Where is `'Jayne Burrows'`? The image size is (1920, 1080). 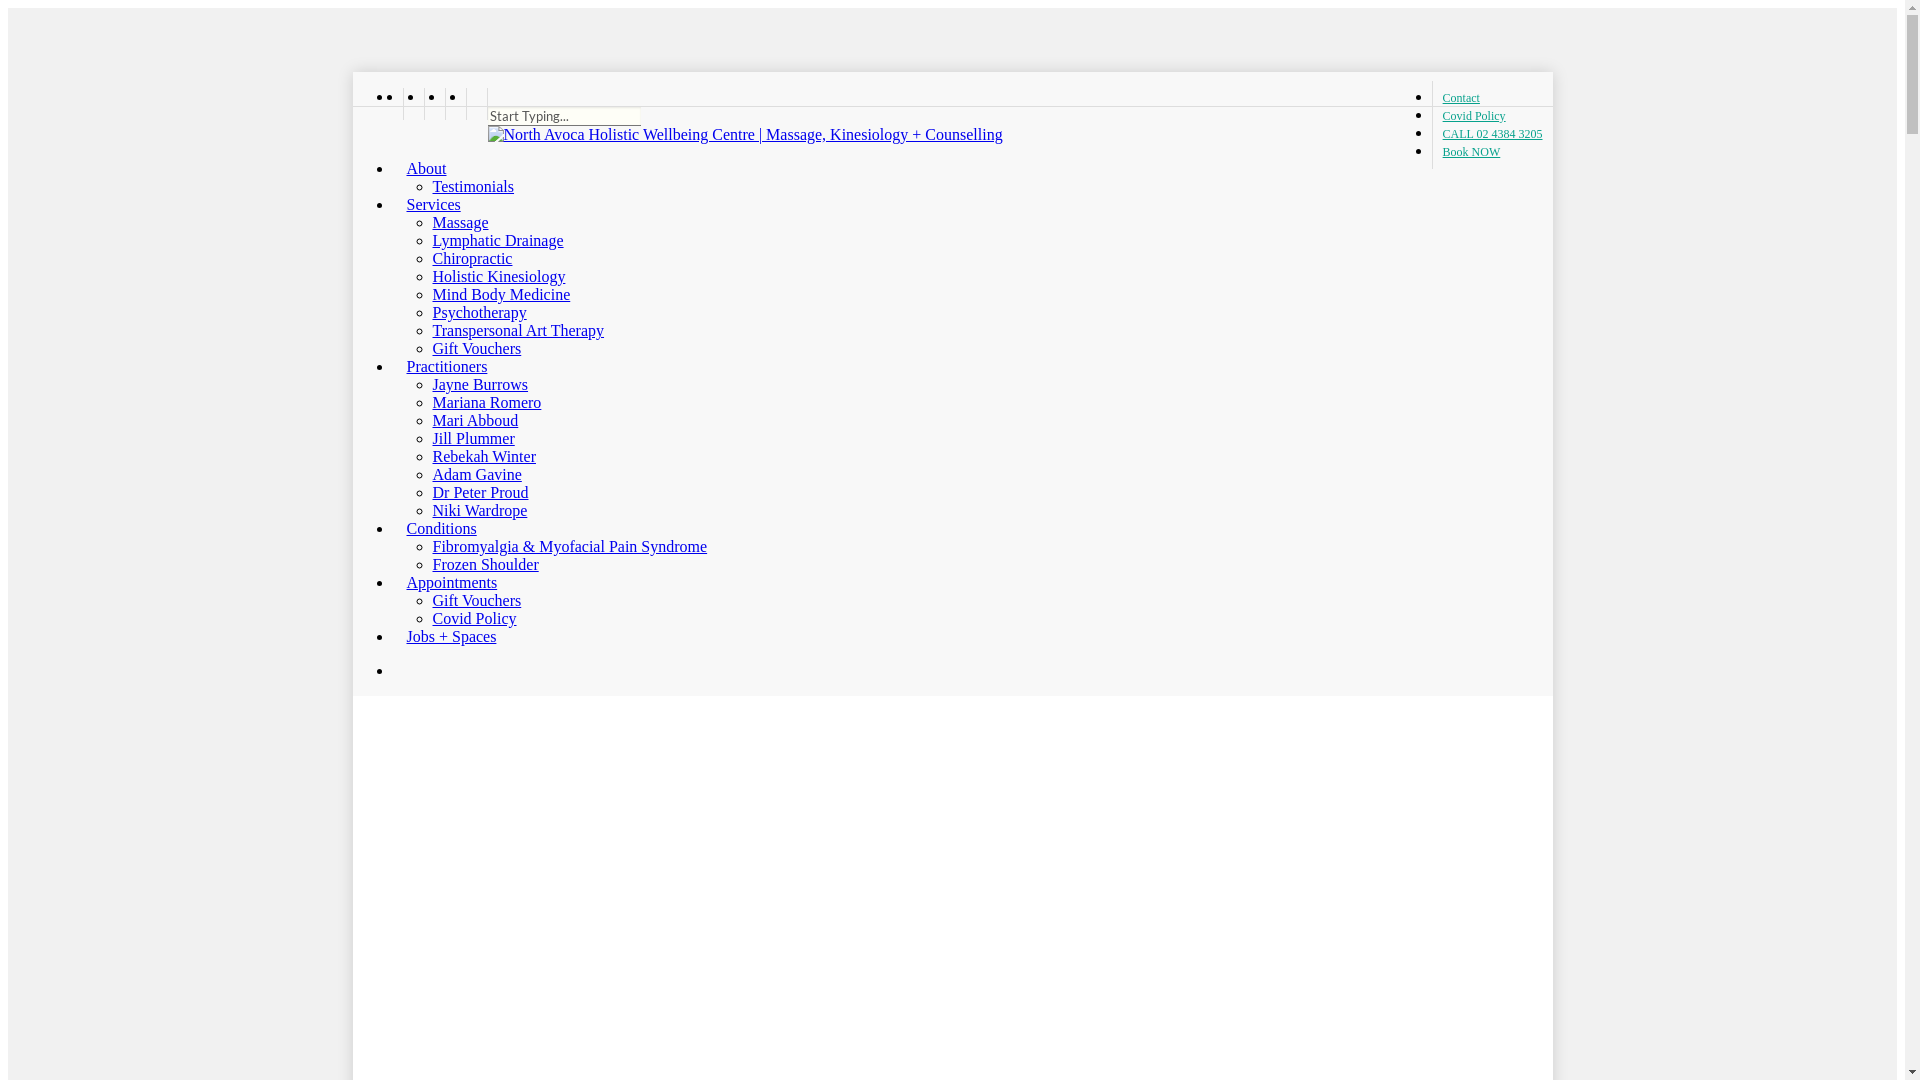 'Jayne Burrows' is located at coordinates (480, 384).